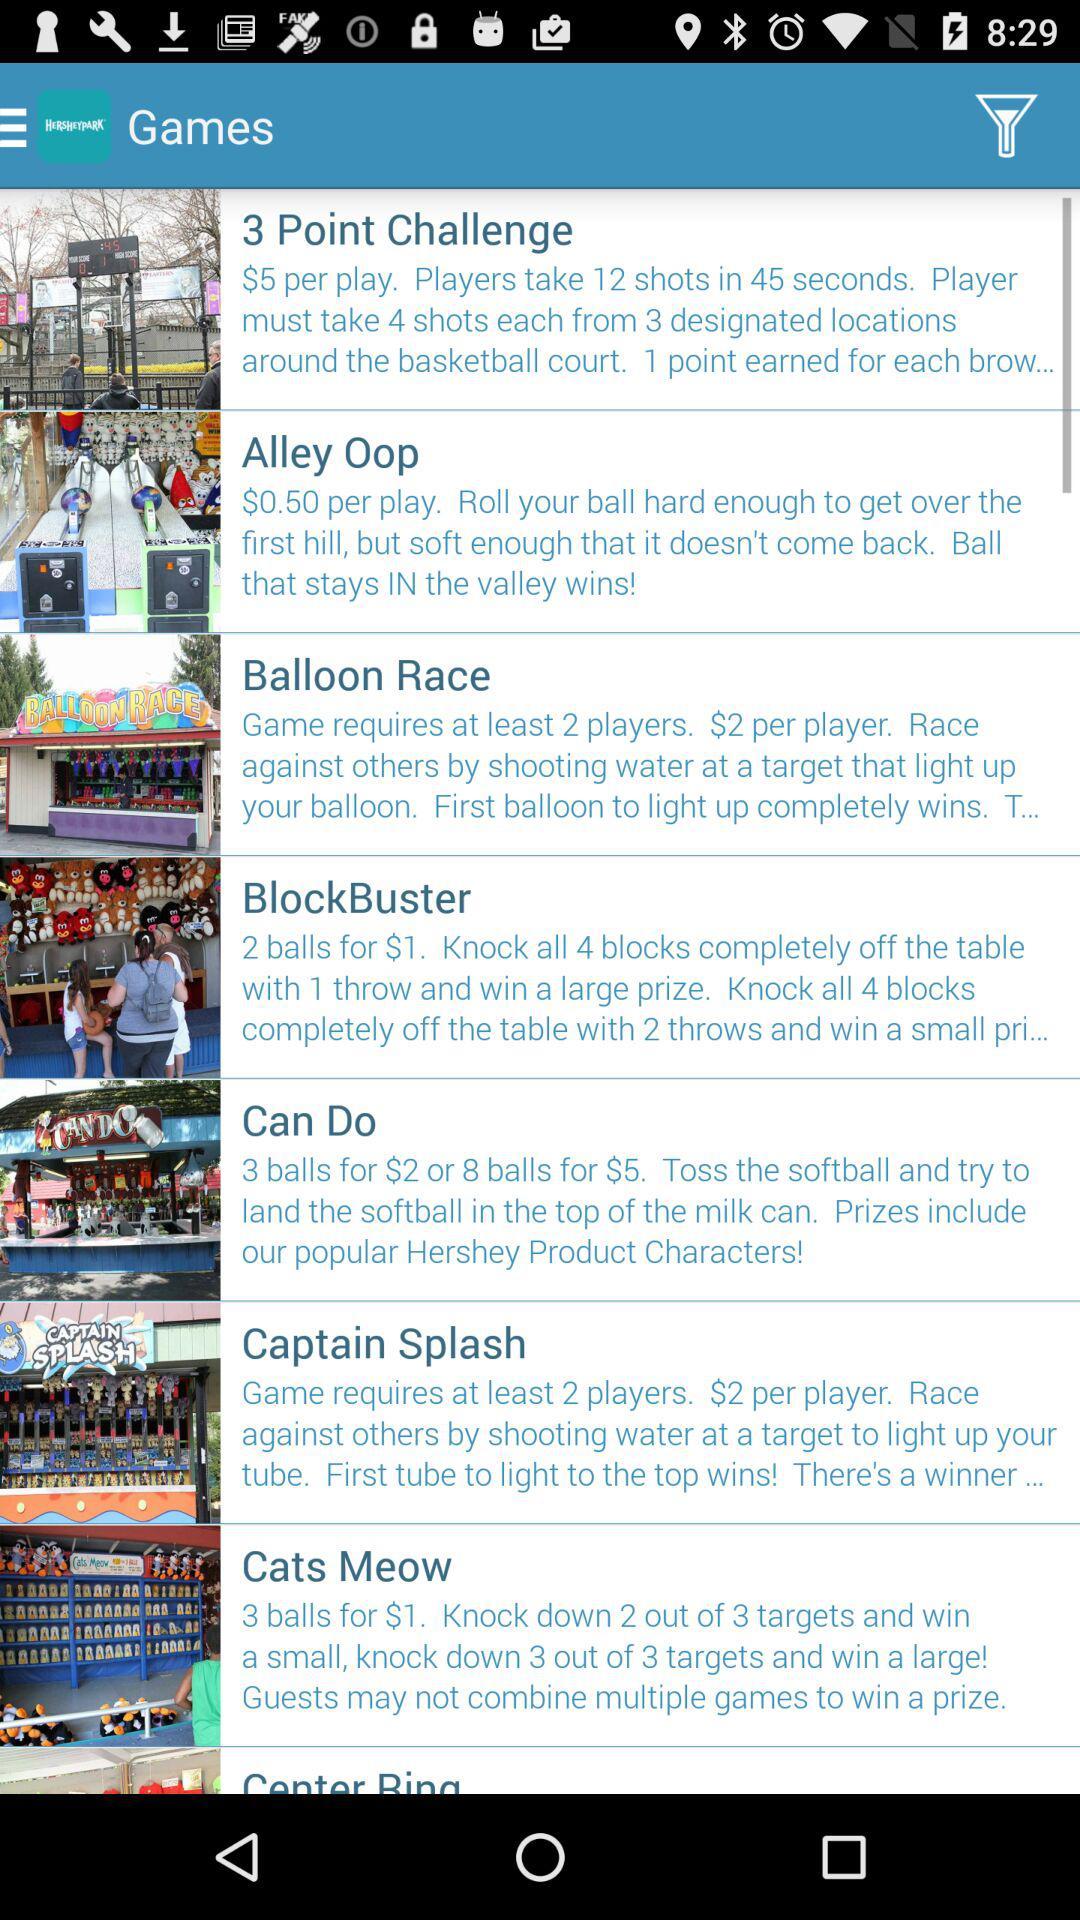 The width and height of the screenshot is (1080, 1920). What do you see at coordinates (650, 1776) in the screenshot?
I see `the item below 3 balls for icon` at bounding box center [650, 1776].